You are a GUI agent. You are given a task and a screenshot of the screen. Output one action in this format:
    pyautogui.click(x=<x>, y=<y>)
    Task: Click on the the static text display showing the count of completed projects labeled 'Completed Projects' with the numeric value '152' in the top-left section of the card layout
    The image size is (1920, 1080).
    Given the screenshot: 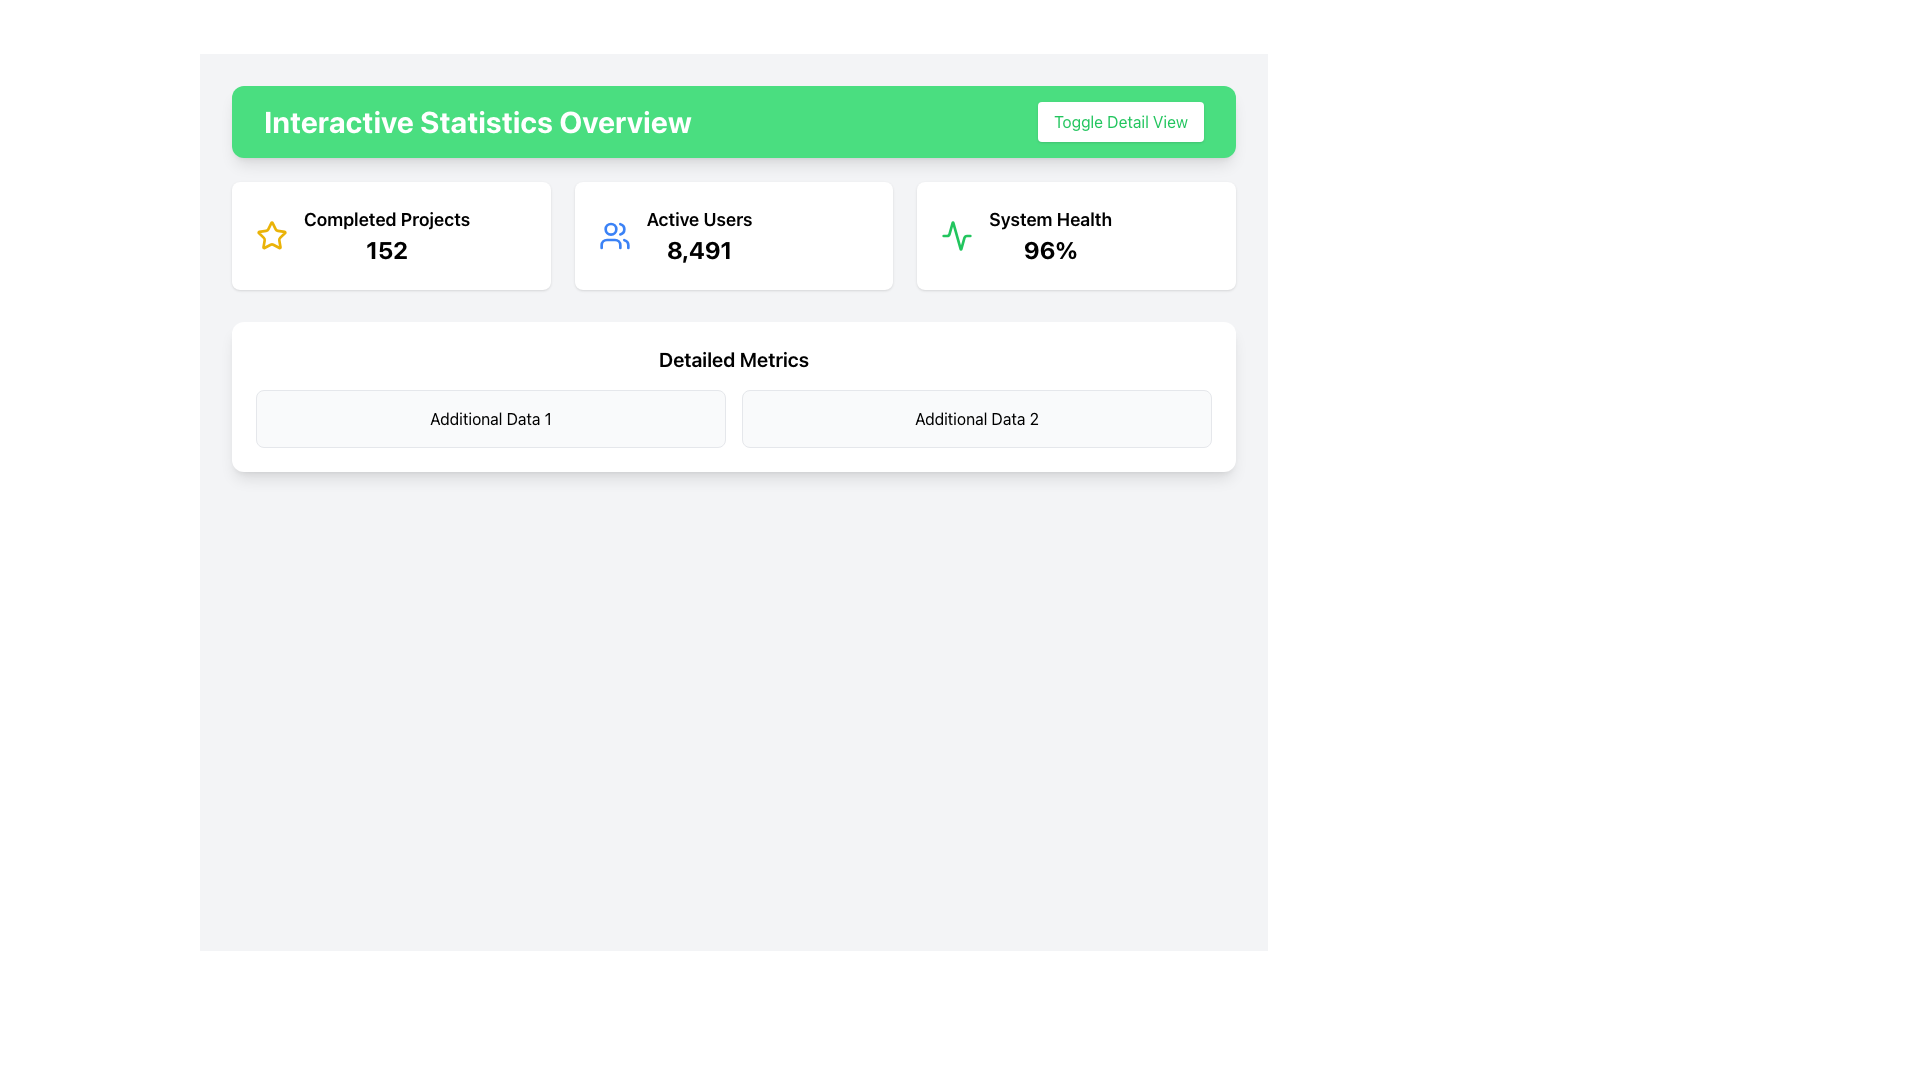 What is the action you would take?
    pyautogui.click(x=387, y=249)
    